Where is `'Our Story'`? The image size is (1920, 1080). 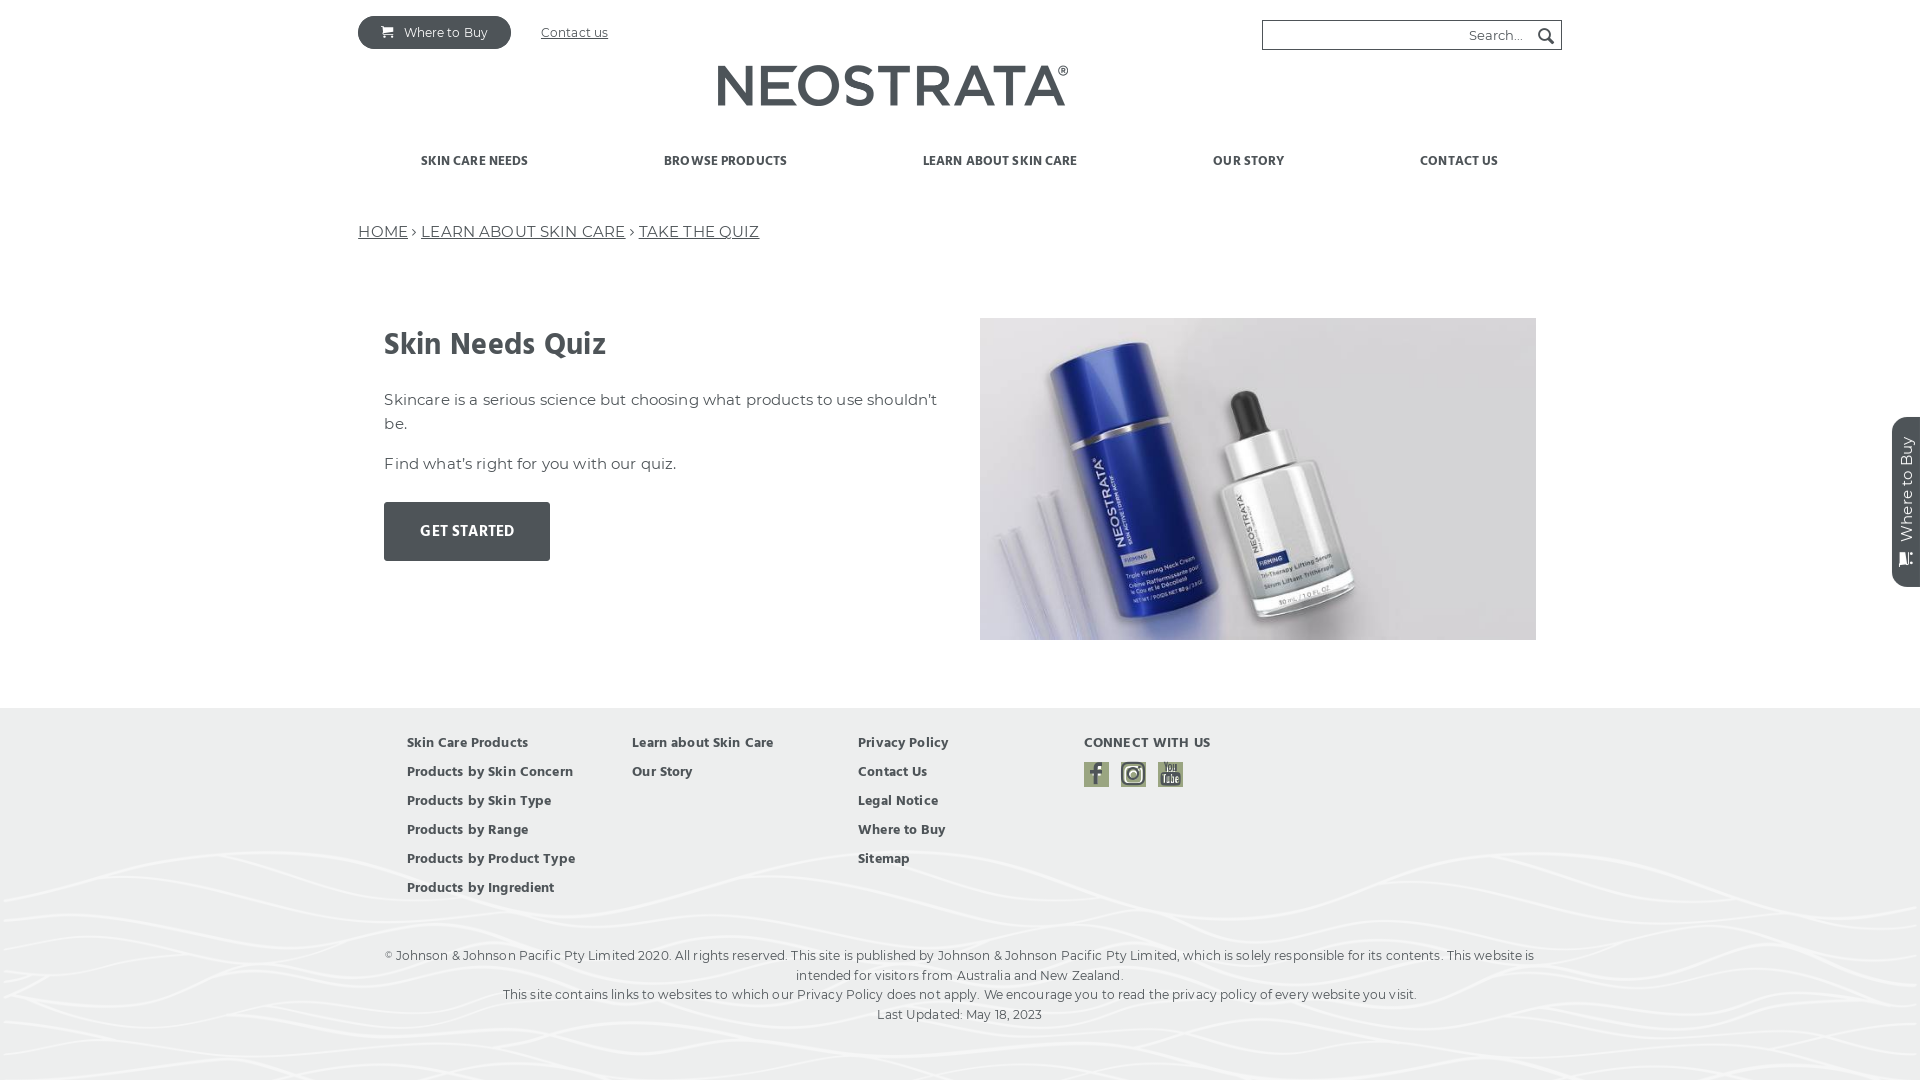
'Our Story' is located at coordinates (662, 770).